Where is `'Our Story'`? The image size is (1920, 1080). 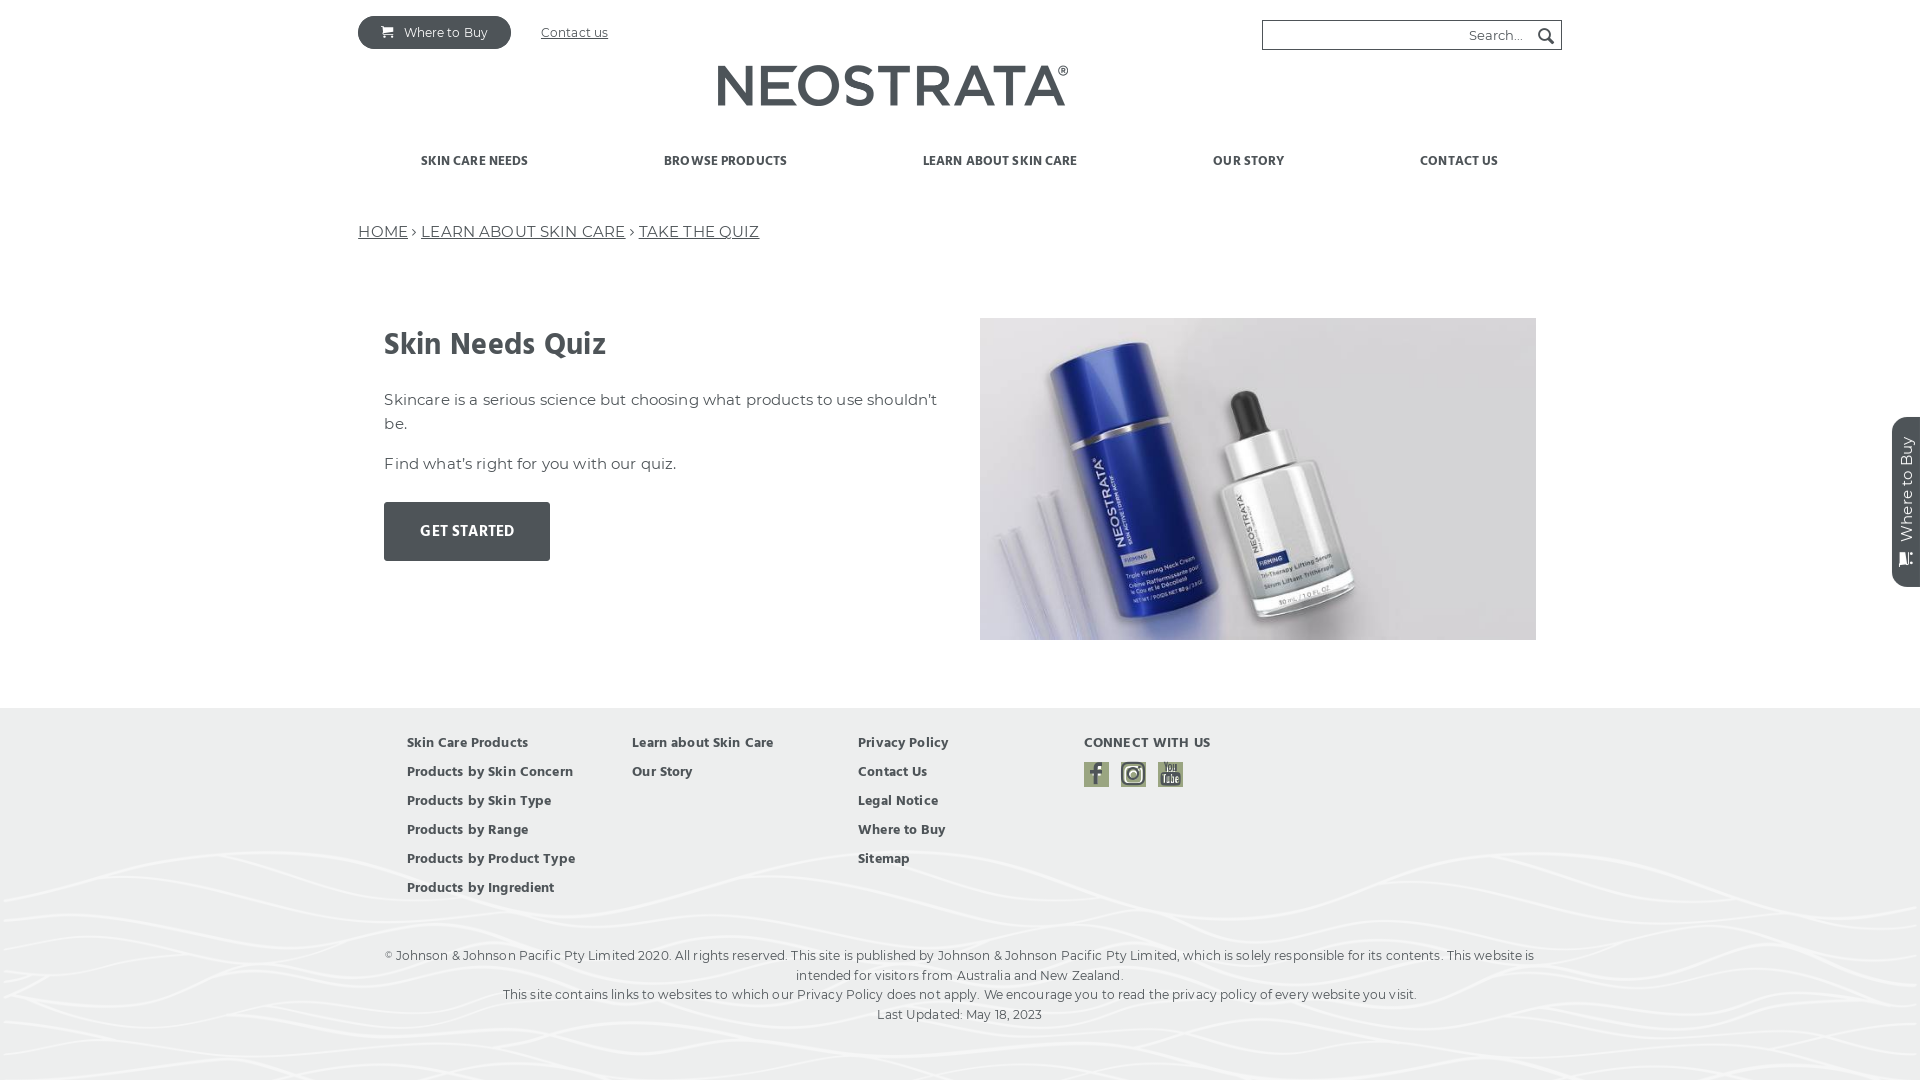
'Our Story' is located at coordinates (662, 770).